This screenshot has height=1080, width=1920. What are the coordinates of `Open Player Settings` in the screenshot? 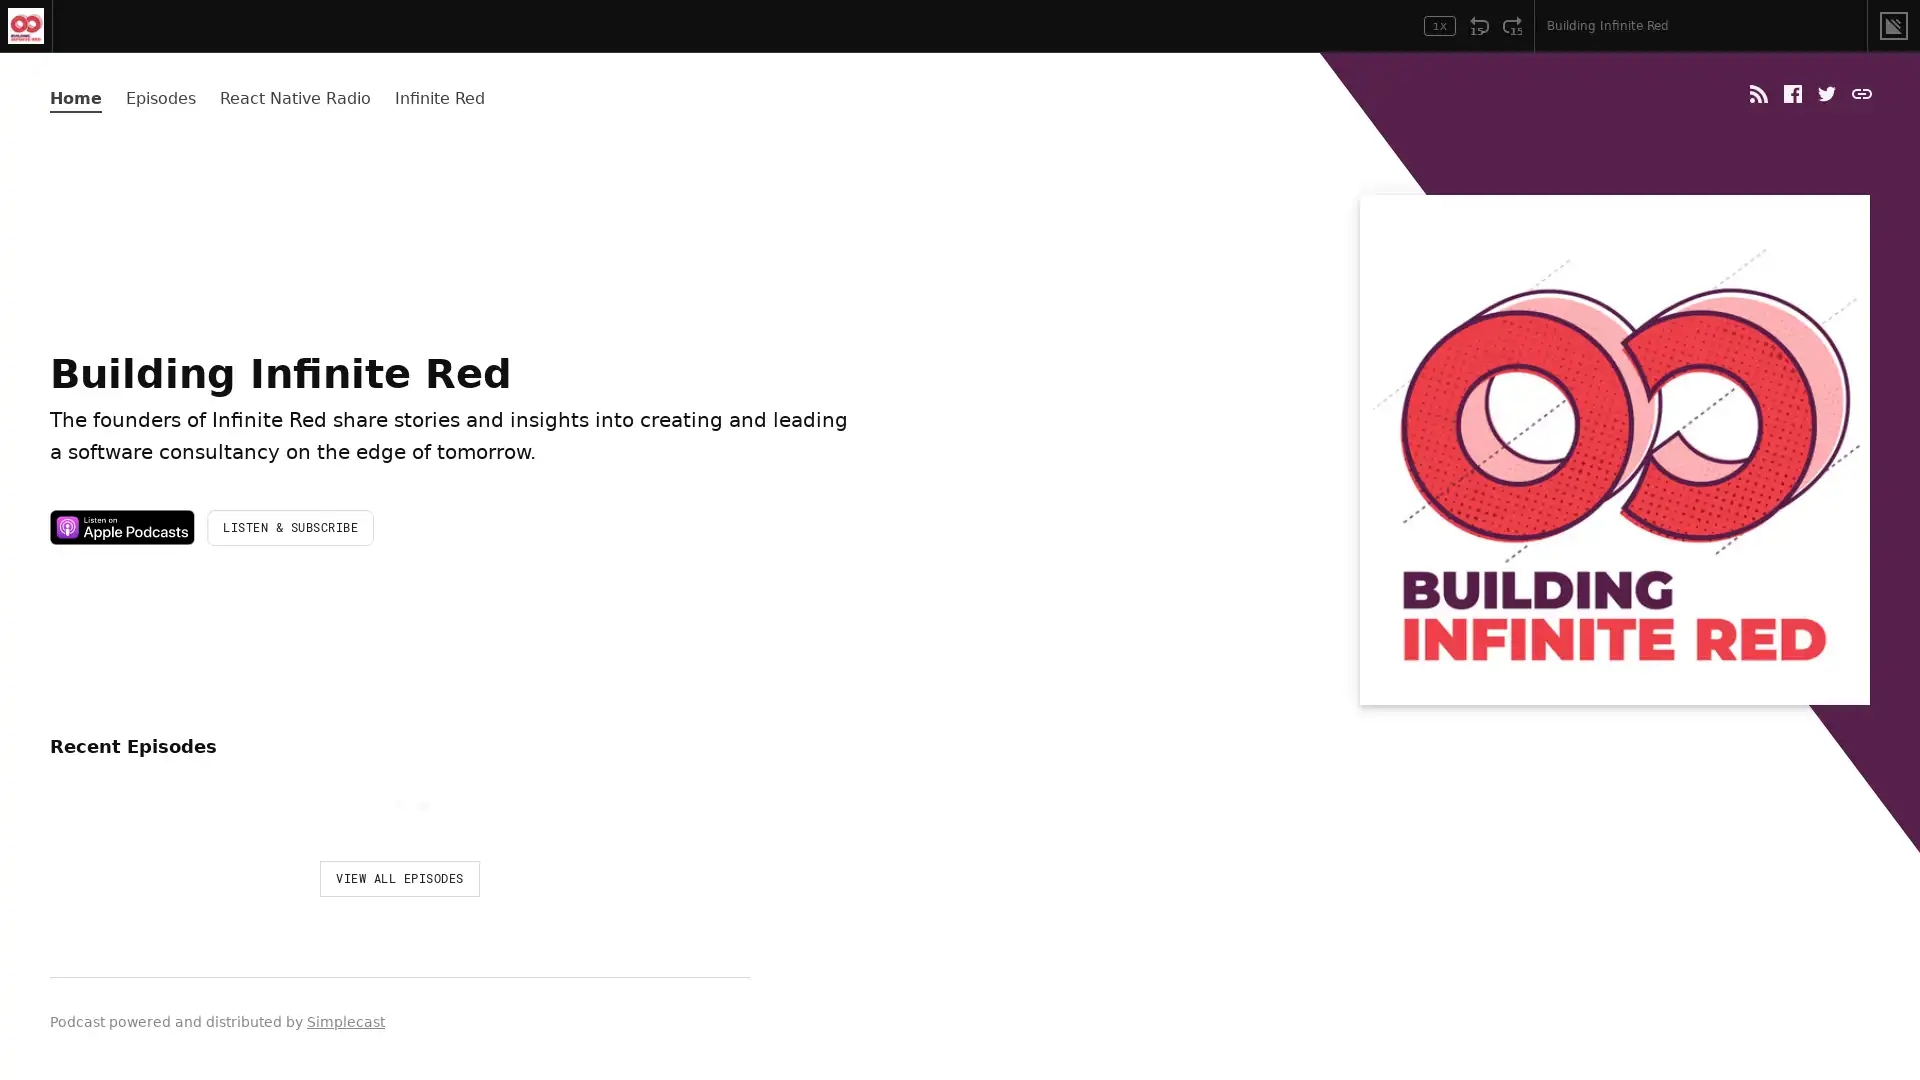 It's located at (1382, 26).